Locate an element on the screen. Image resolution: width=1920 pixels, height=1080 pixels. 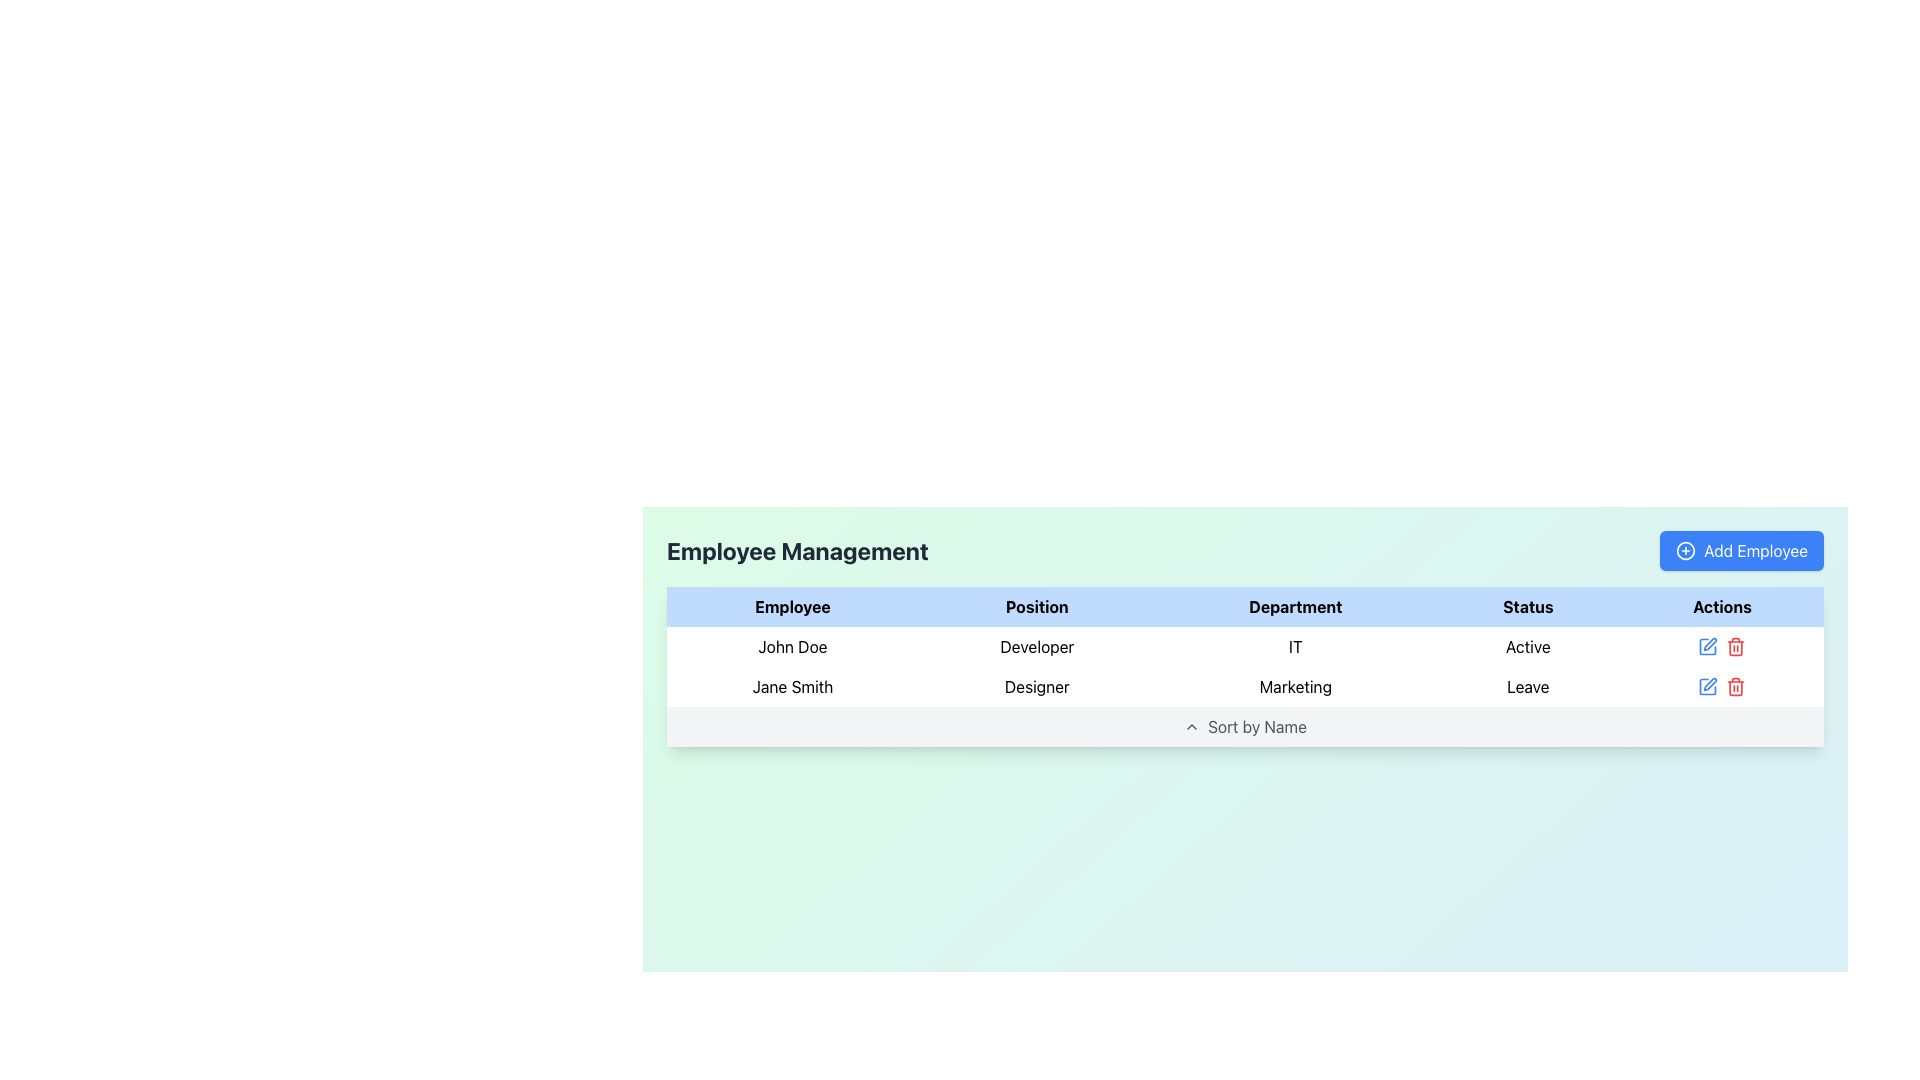
the decorative icon indicating an addition operation within the 'Add Employee' button located at the top-right corner of the employee management section is located at coordinates (1685, 551).